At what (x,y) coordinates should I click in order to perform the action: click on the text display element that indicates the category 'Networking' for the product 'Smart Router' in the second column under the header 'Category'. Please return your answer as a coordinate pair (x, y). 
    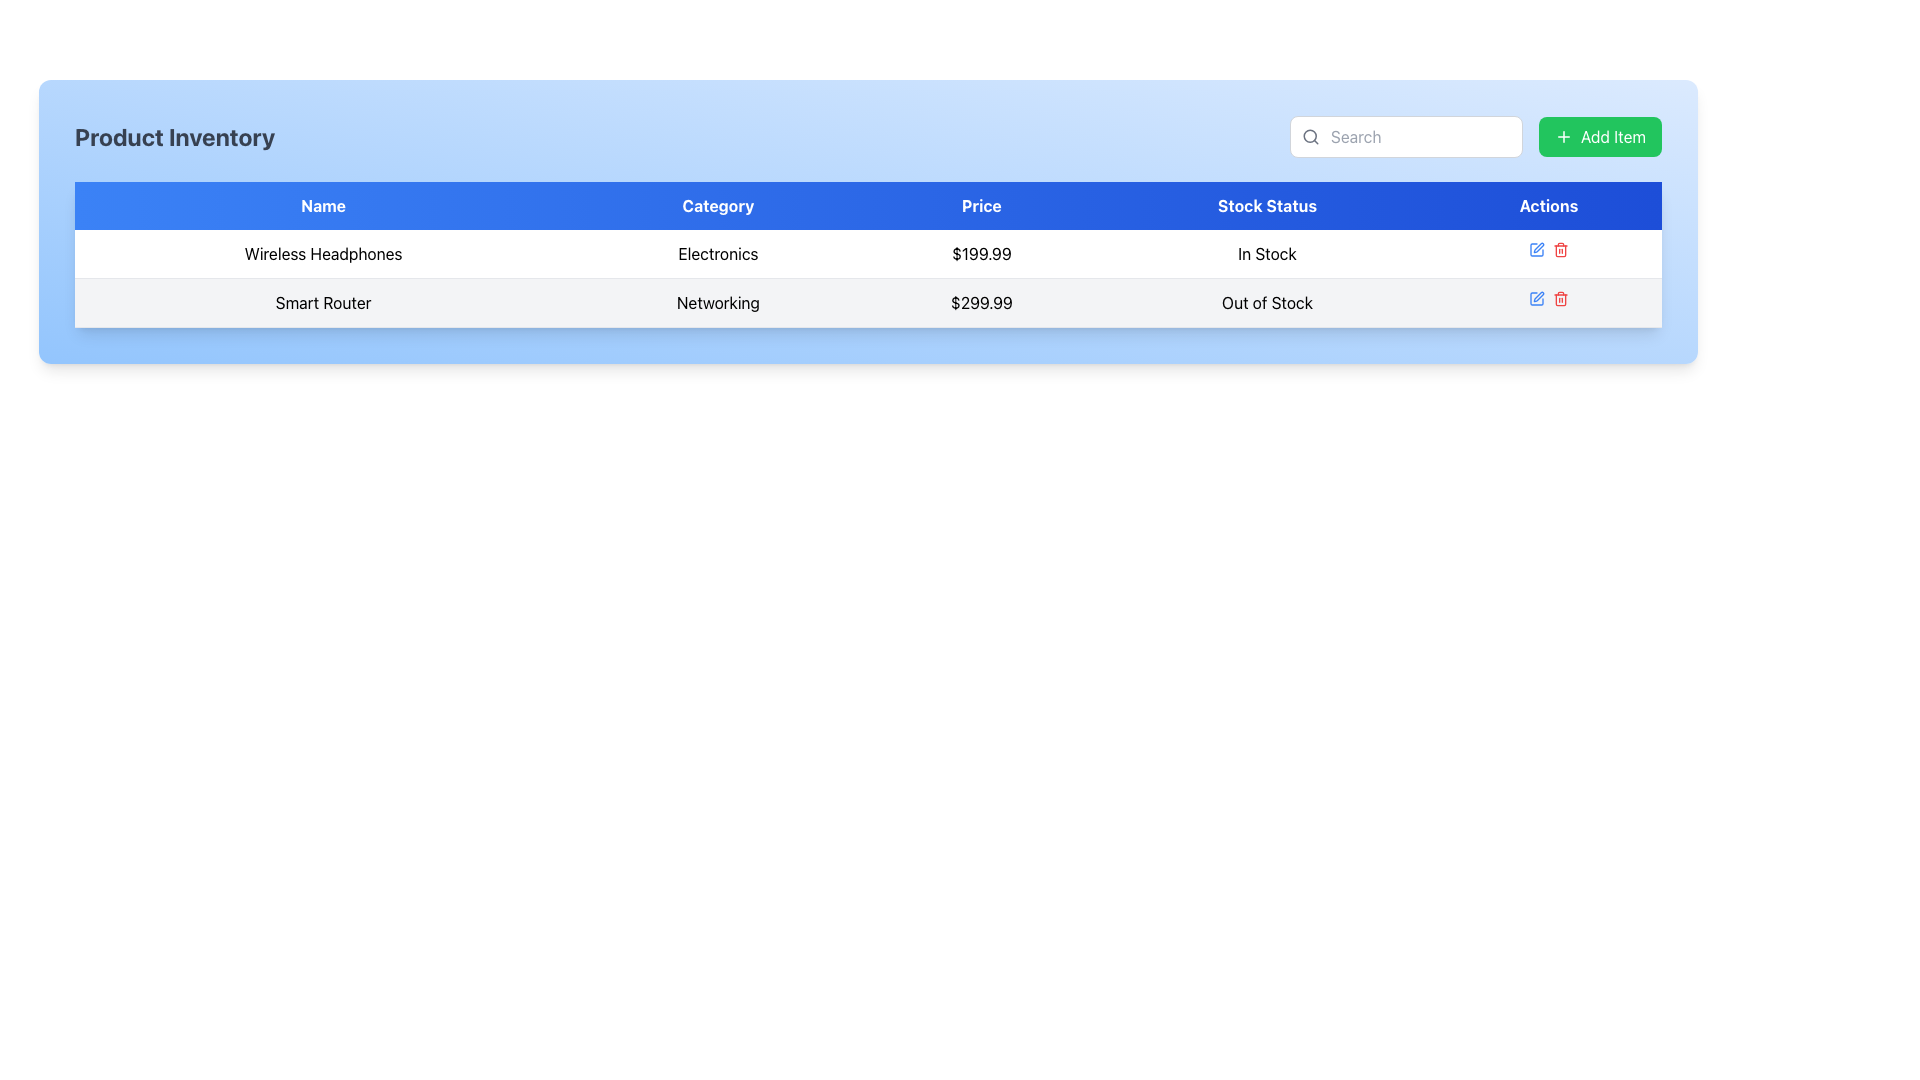
    Looking at the image, I should click on (718, 303).